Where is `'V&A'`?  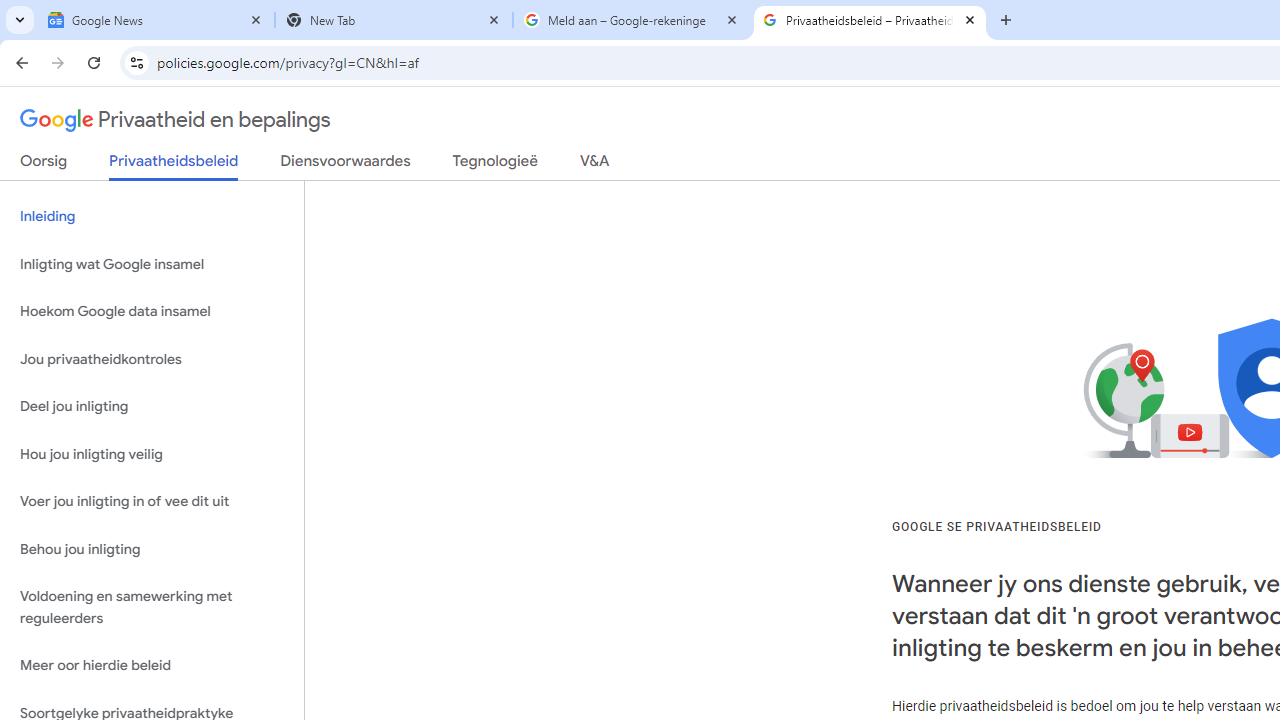
'V&A' is located at coordinates (593, 164).